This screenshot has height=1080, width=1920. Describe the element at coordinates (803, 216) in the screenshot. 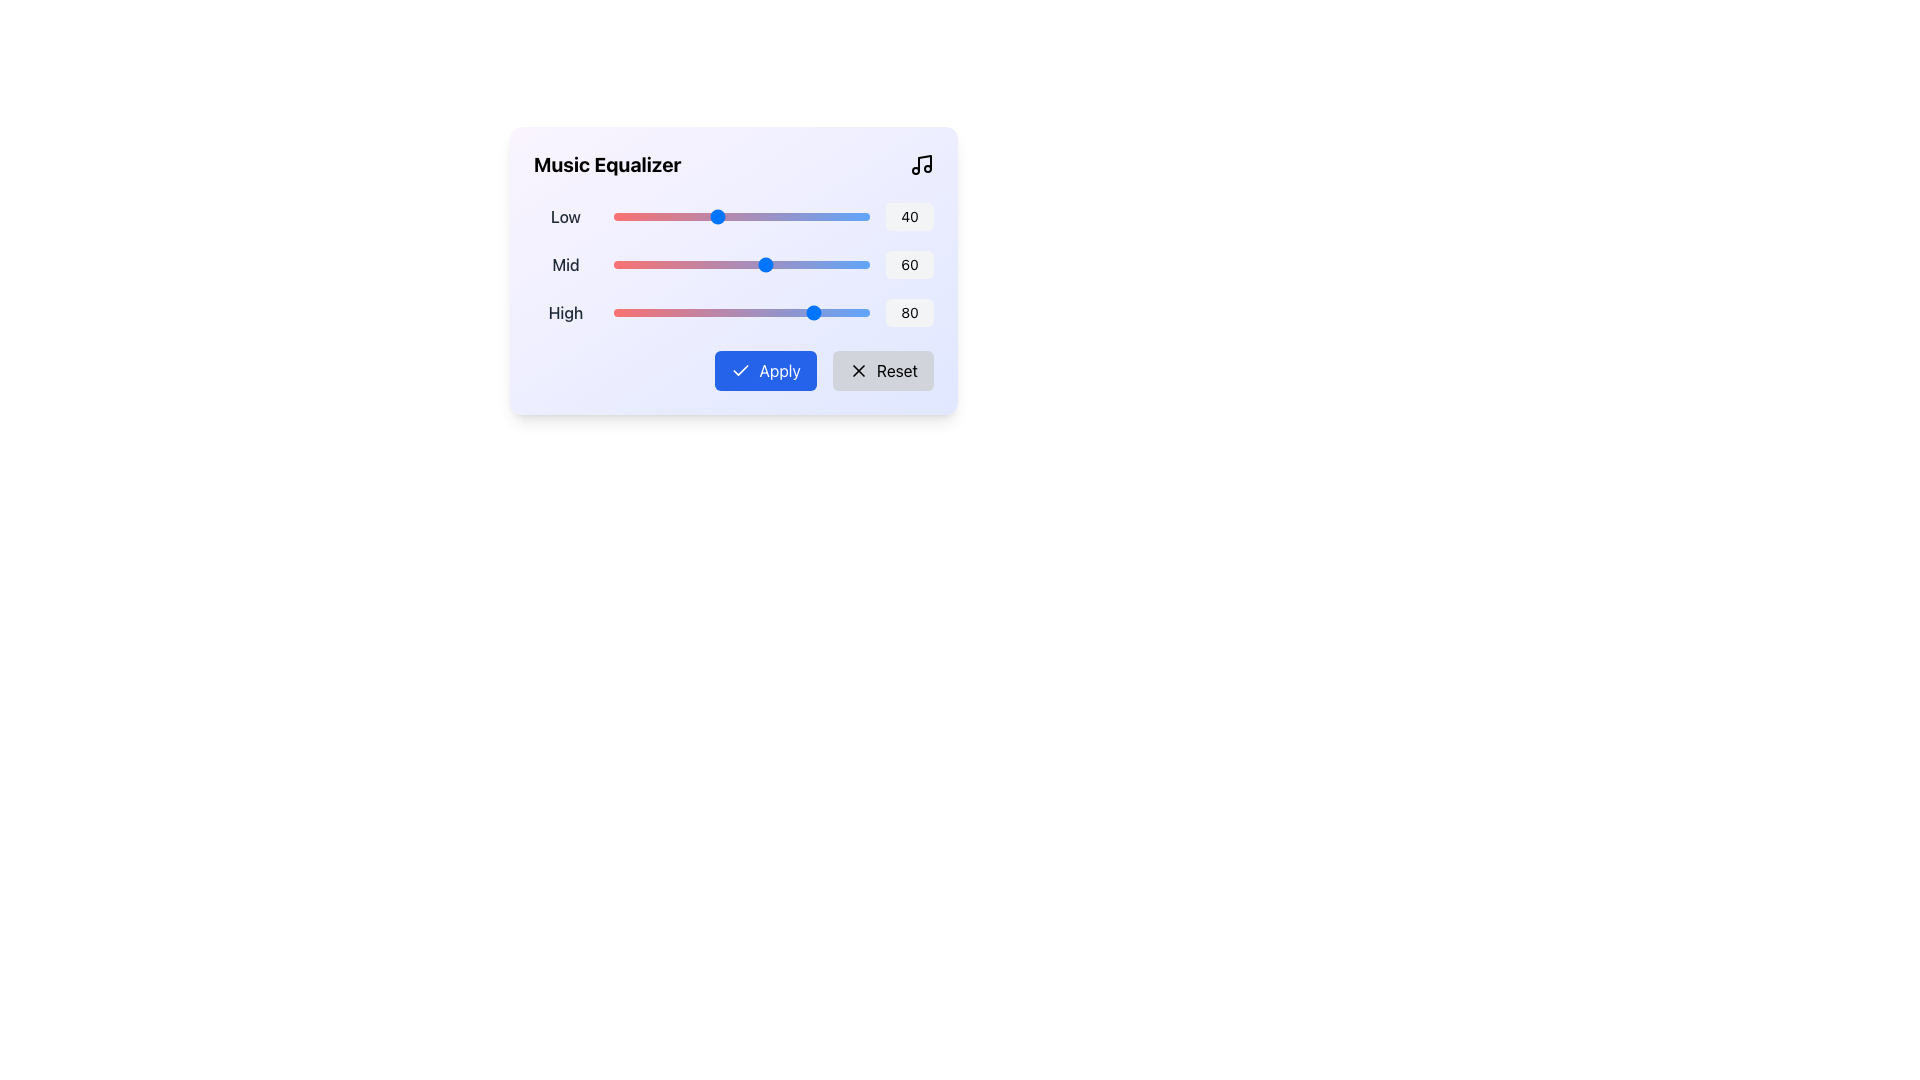

I see `the low equalizer slider` at that location.